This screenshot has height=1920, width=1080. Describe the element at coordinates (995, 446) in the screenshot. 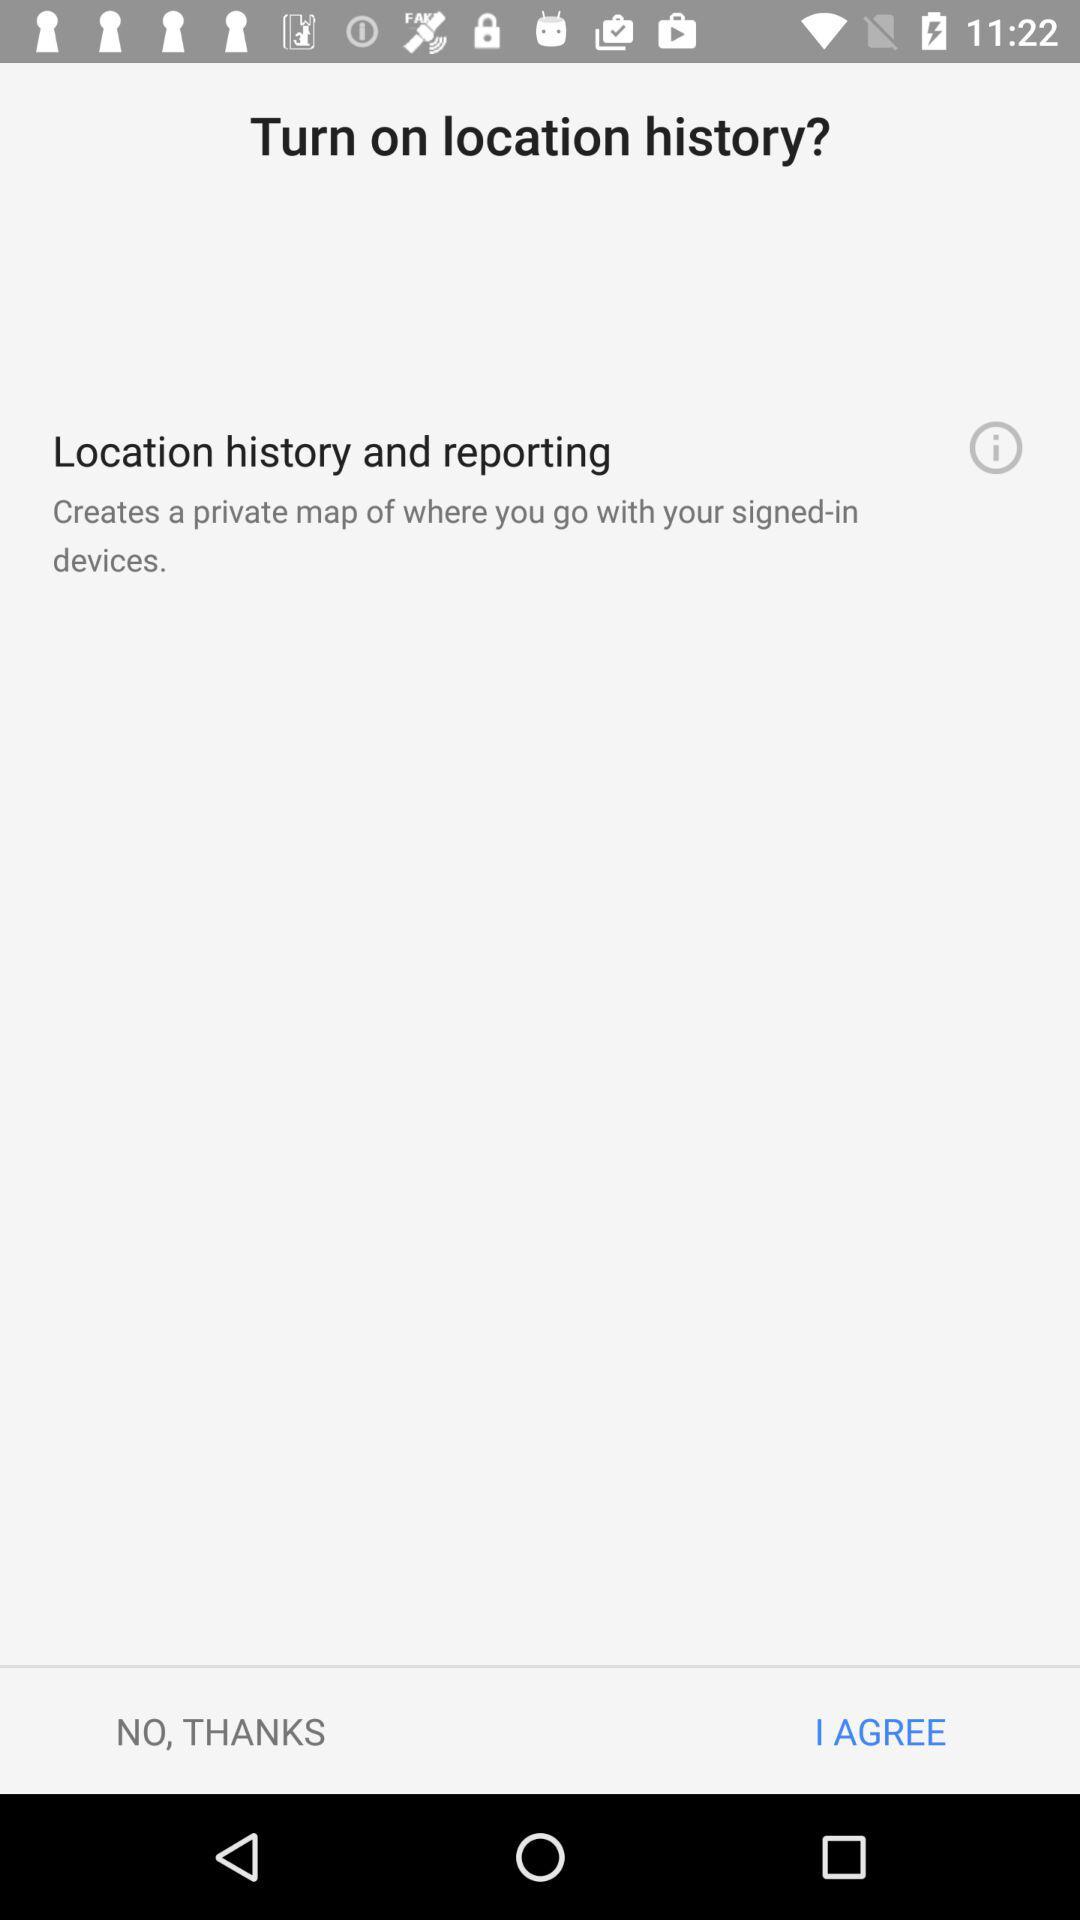

I see `icon to the right of the creates a private item` at that location.